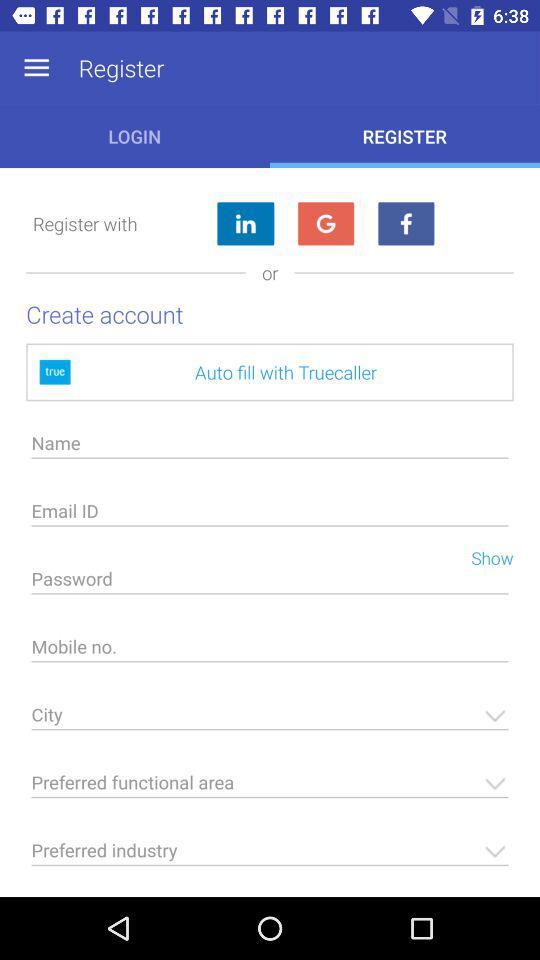 This screenshot has height=960, width=540. What do you see at coordinates (270, 720) in the screenshot?
I see `city` at bounding box center [270, 720].